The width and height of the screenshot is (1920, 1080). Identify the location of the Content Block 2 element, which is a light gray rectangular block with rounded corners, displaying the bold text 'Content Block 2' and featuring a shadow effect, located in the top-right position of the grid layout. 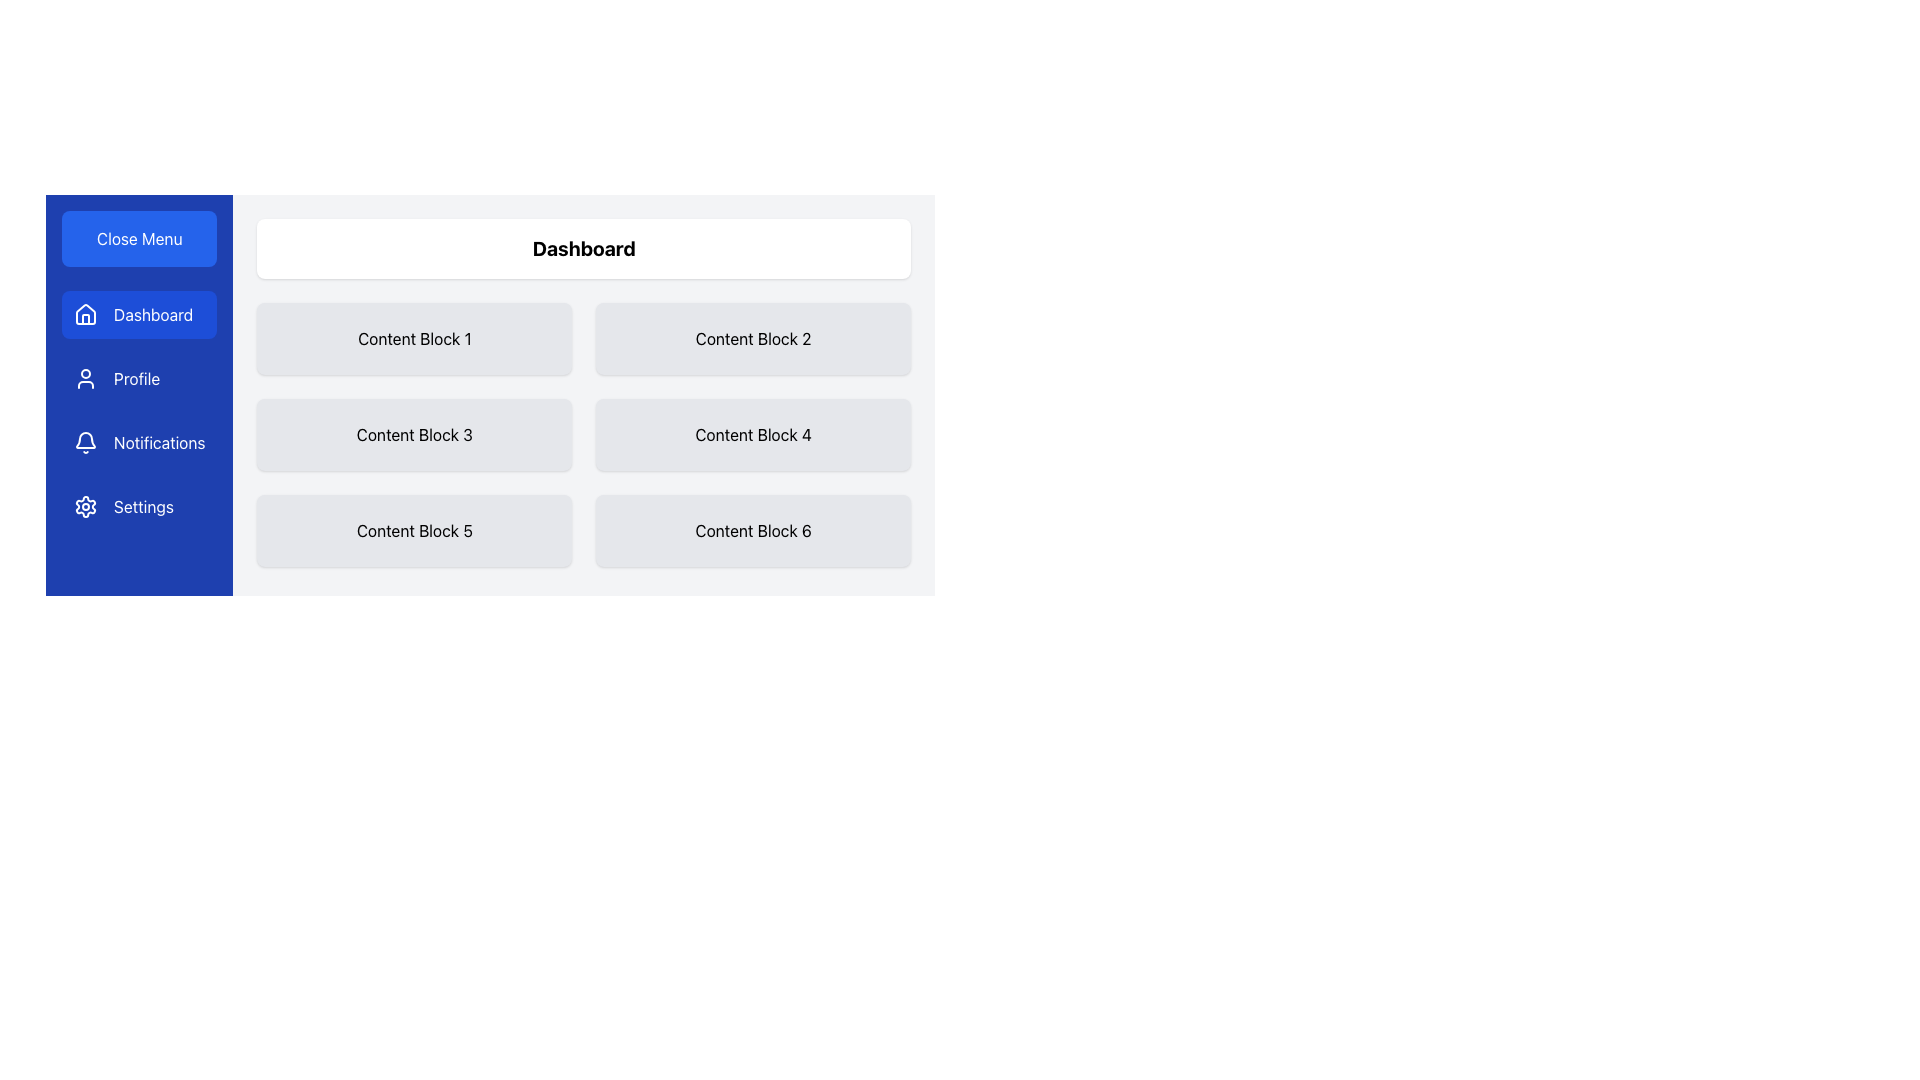
(752, 338).